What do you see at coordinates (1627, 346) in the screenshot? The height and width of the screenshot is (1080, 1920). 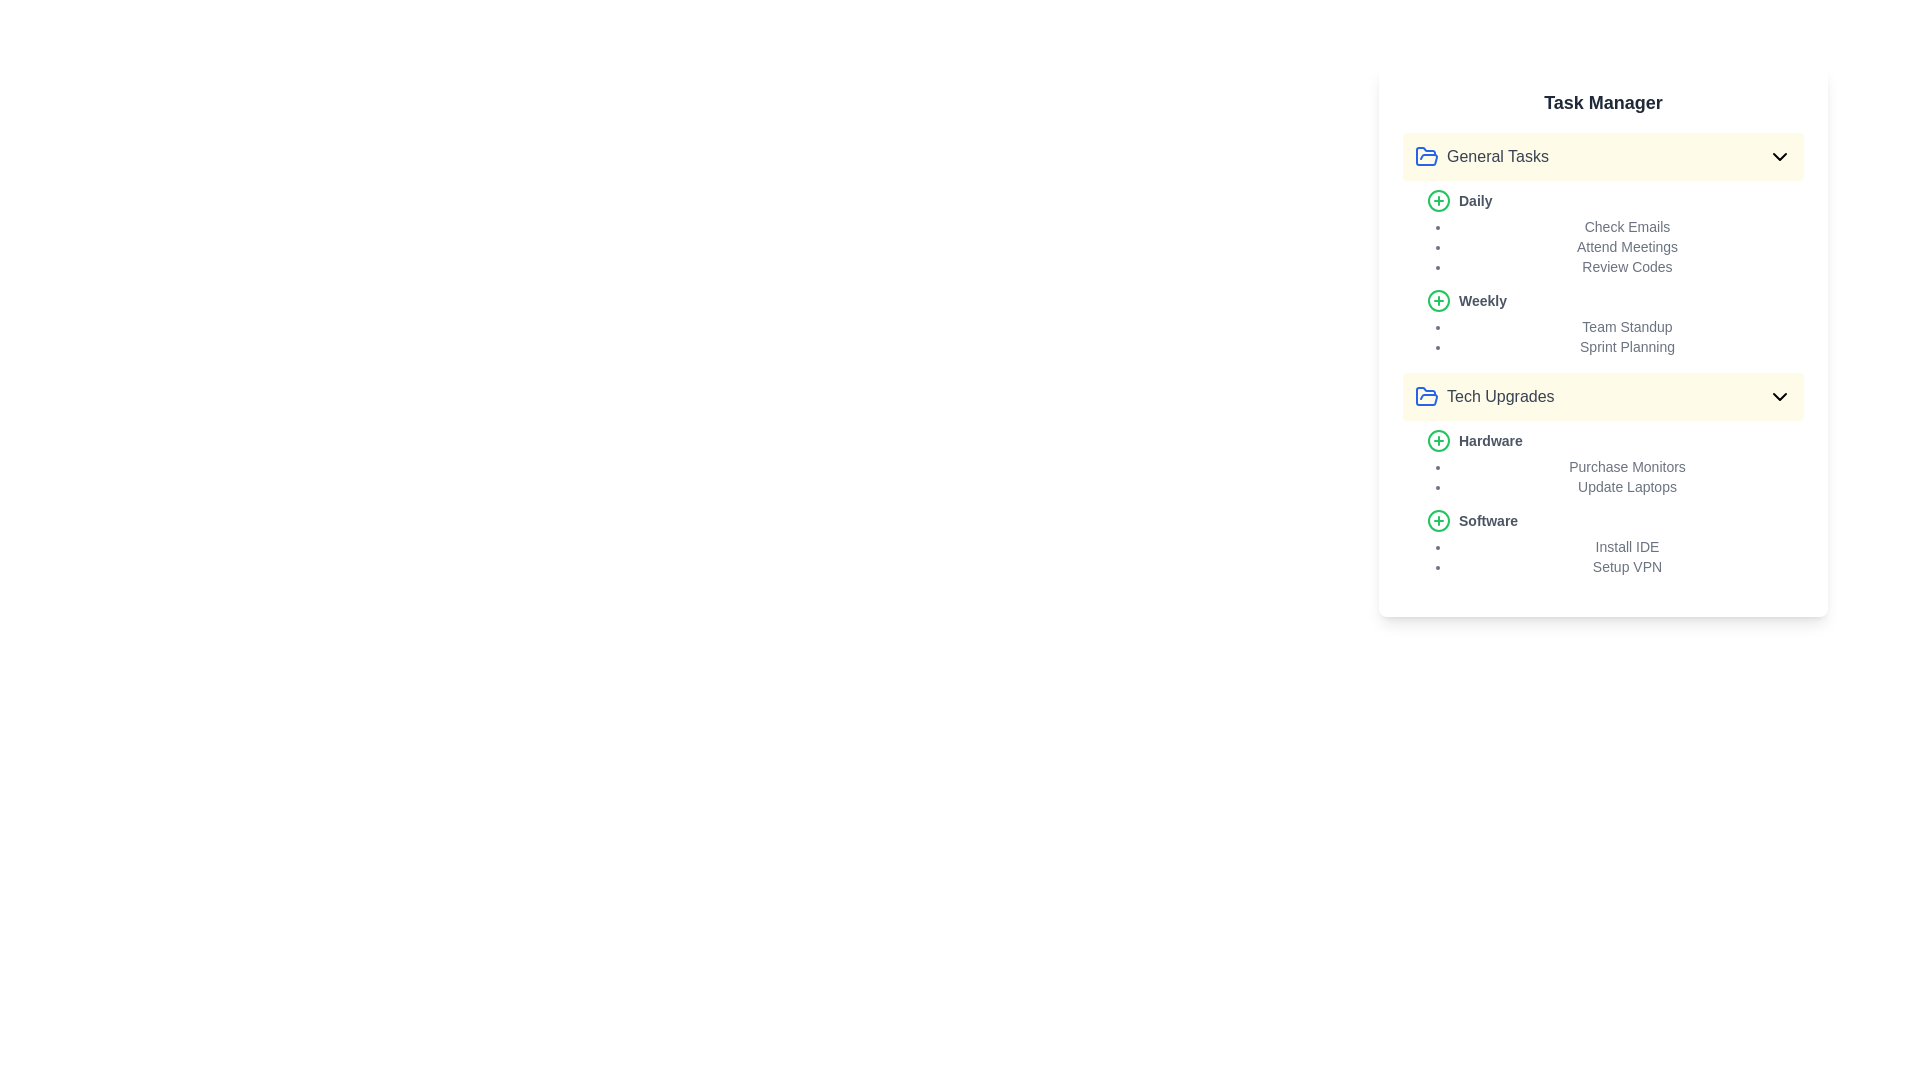 I see `the 'Sprint Planning' text label located` at bounding box center [1627, 346].